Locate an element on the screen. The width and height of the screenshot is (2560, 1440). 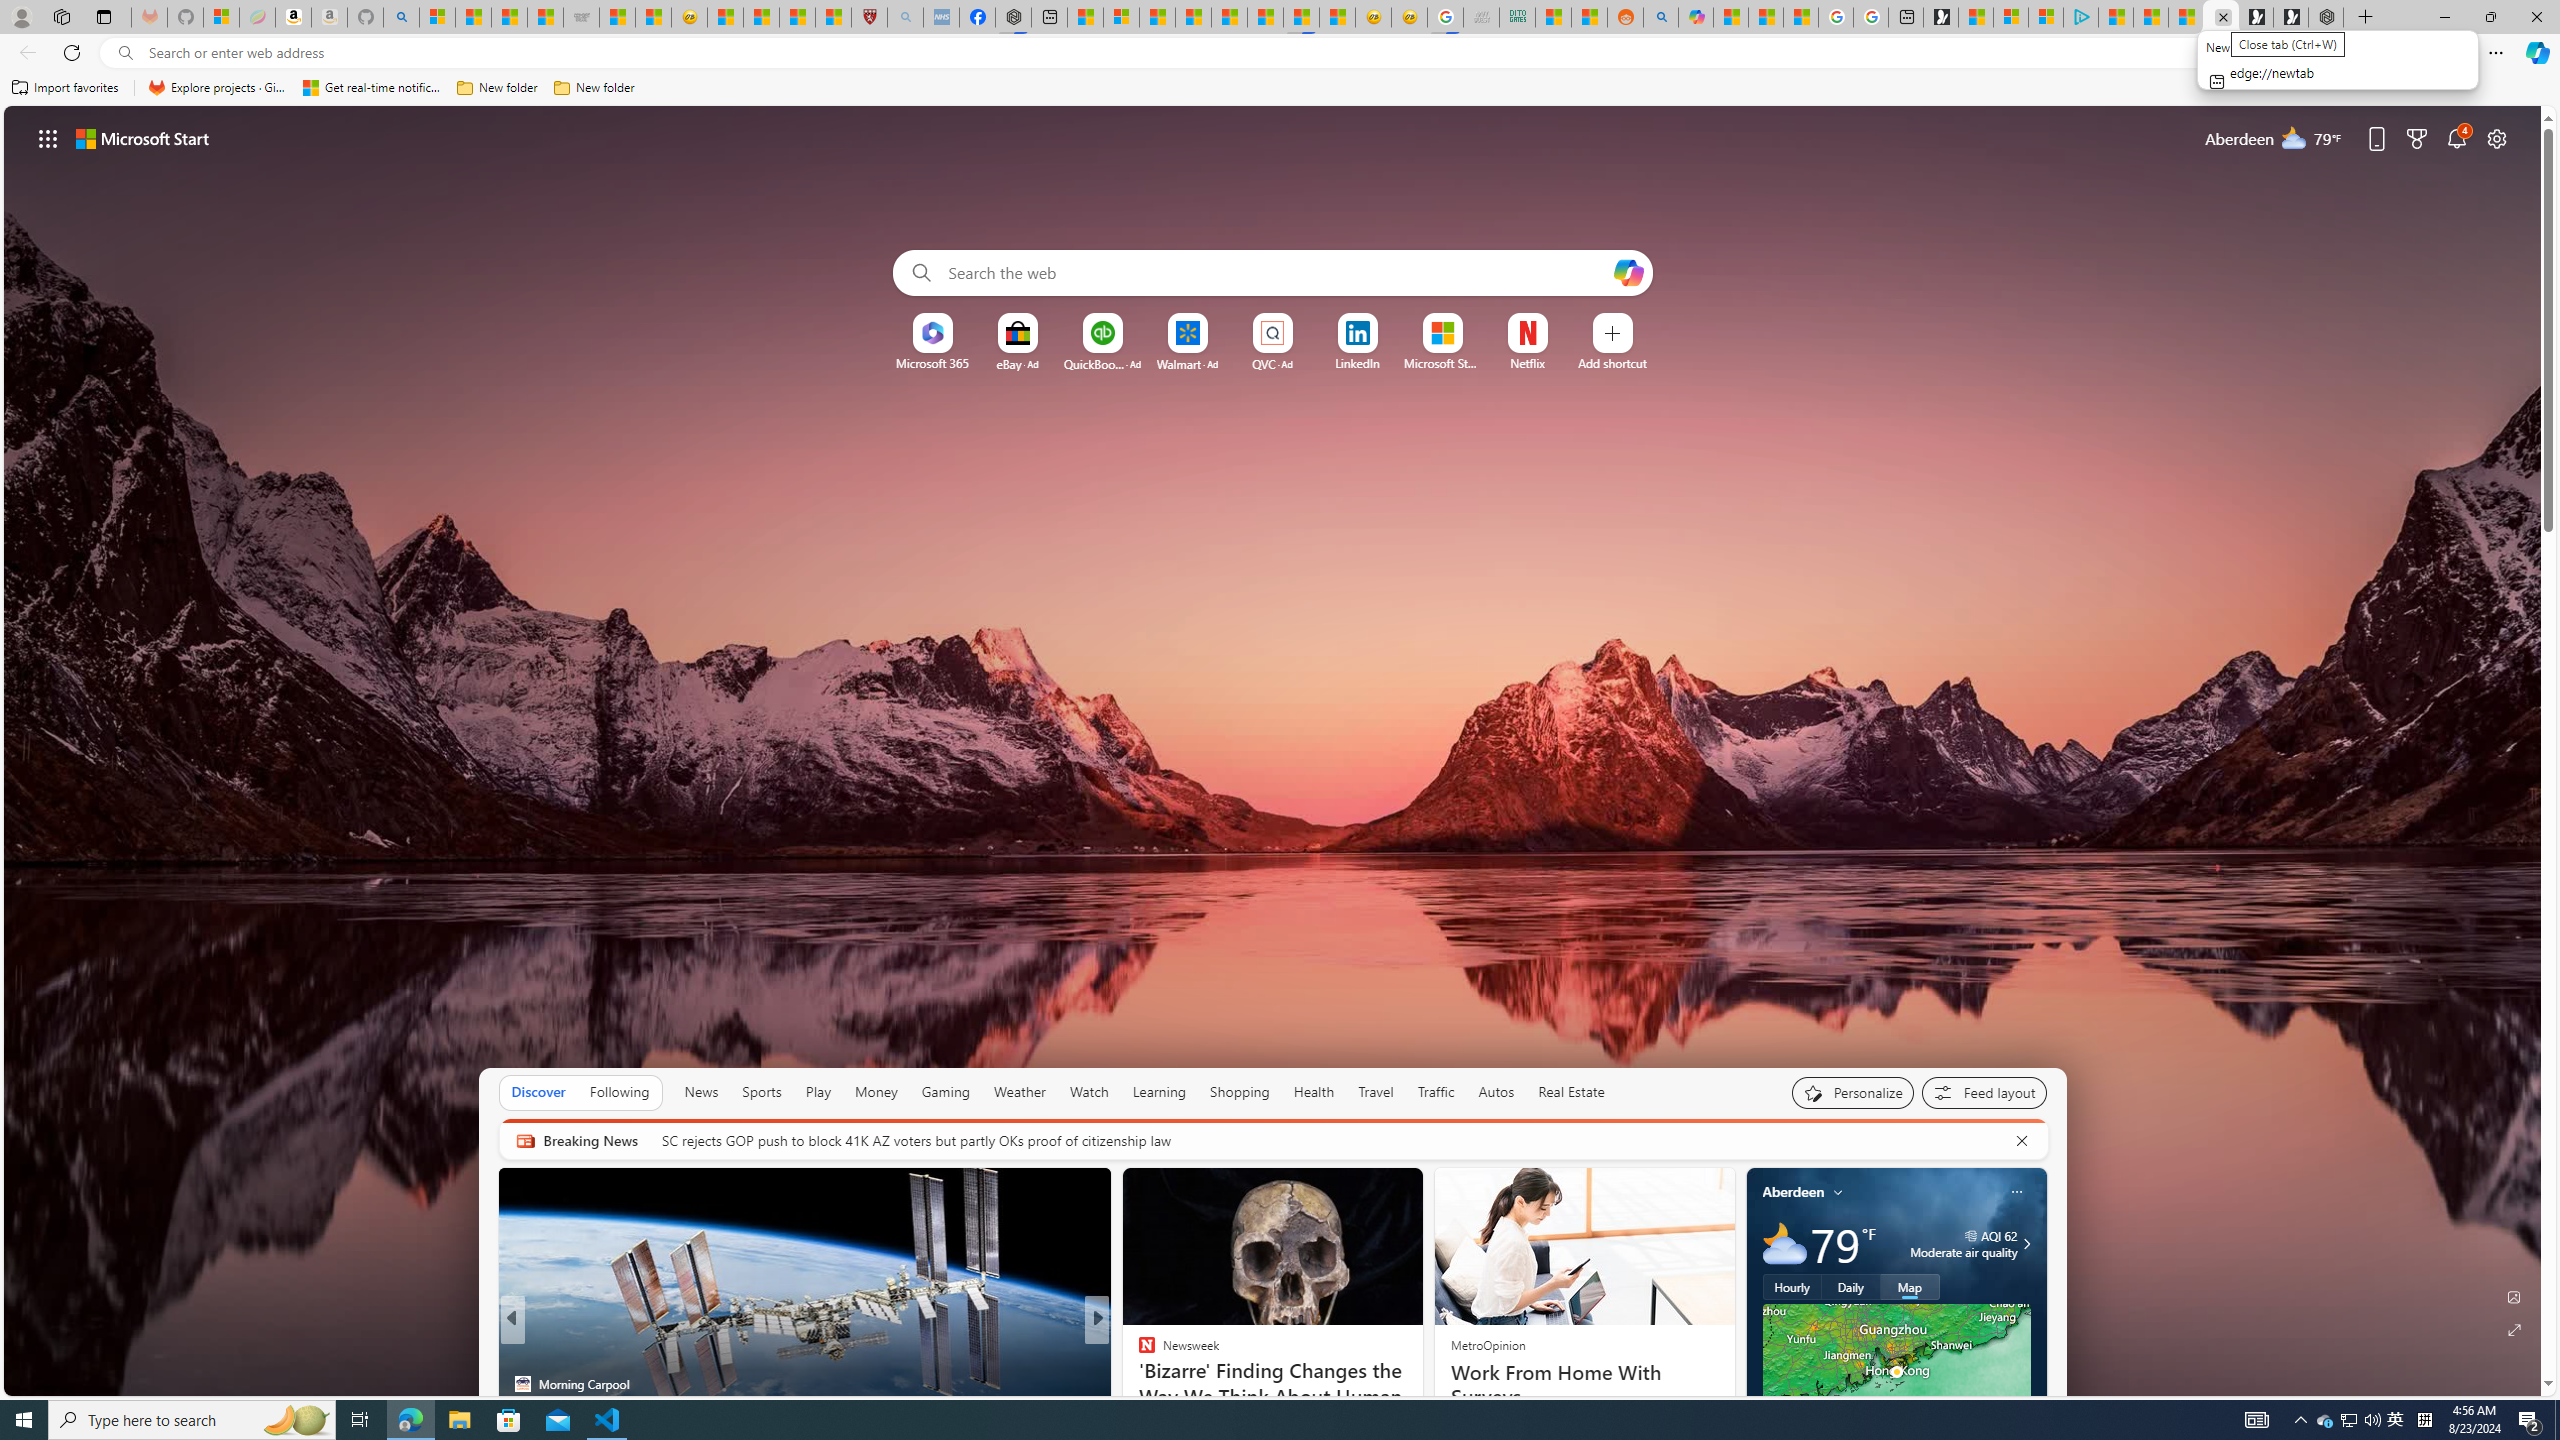
'Utah sues federal government - Search' is located at coordinates (1660, 16).